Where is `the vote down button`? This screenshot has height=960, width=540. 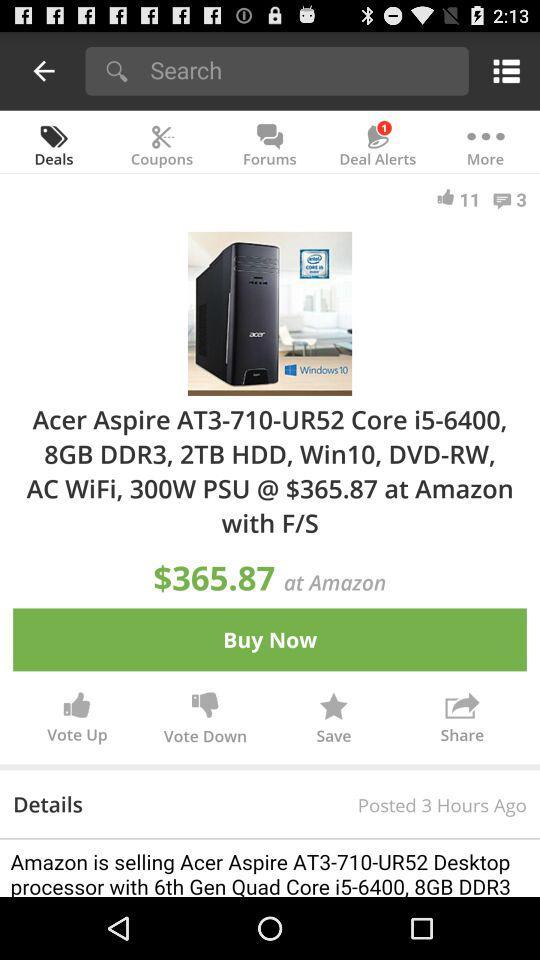
the vote down button is located at coordinates (204, 720).